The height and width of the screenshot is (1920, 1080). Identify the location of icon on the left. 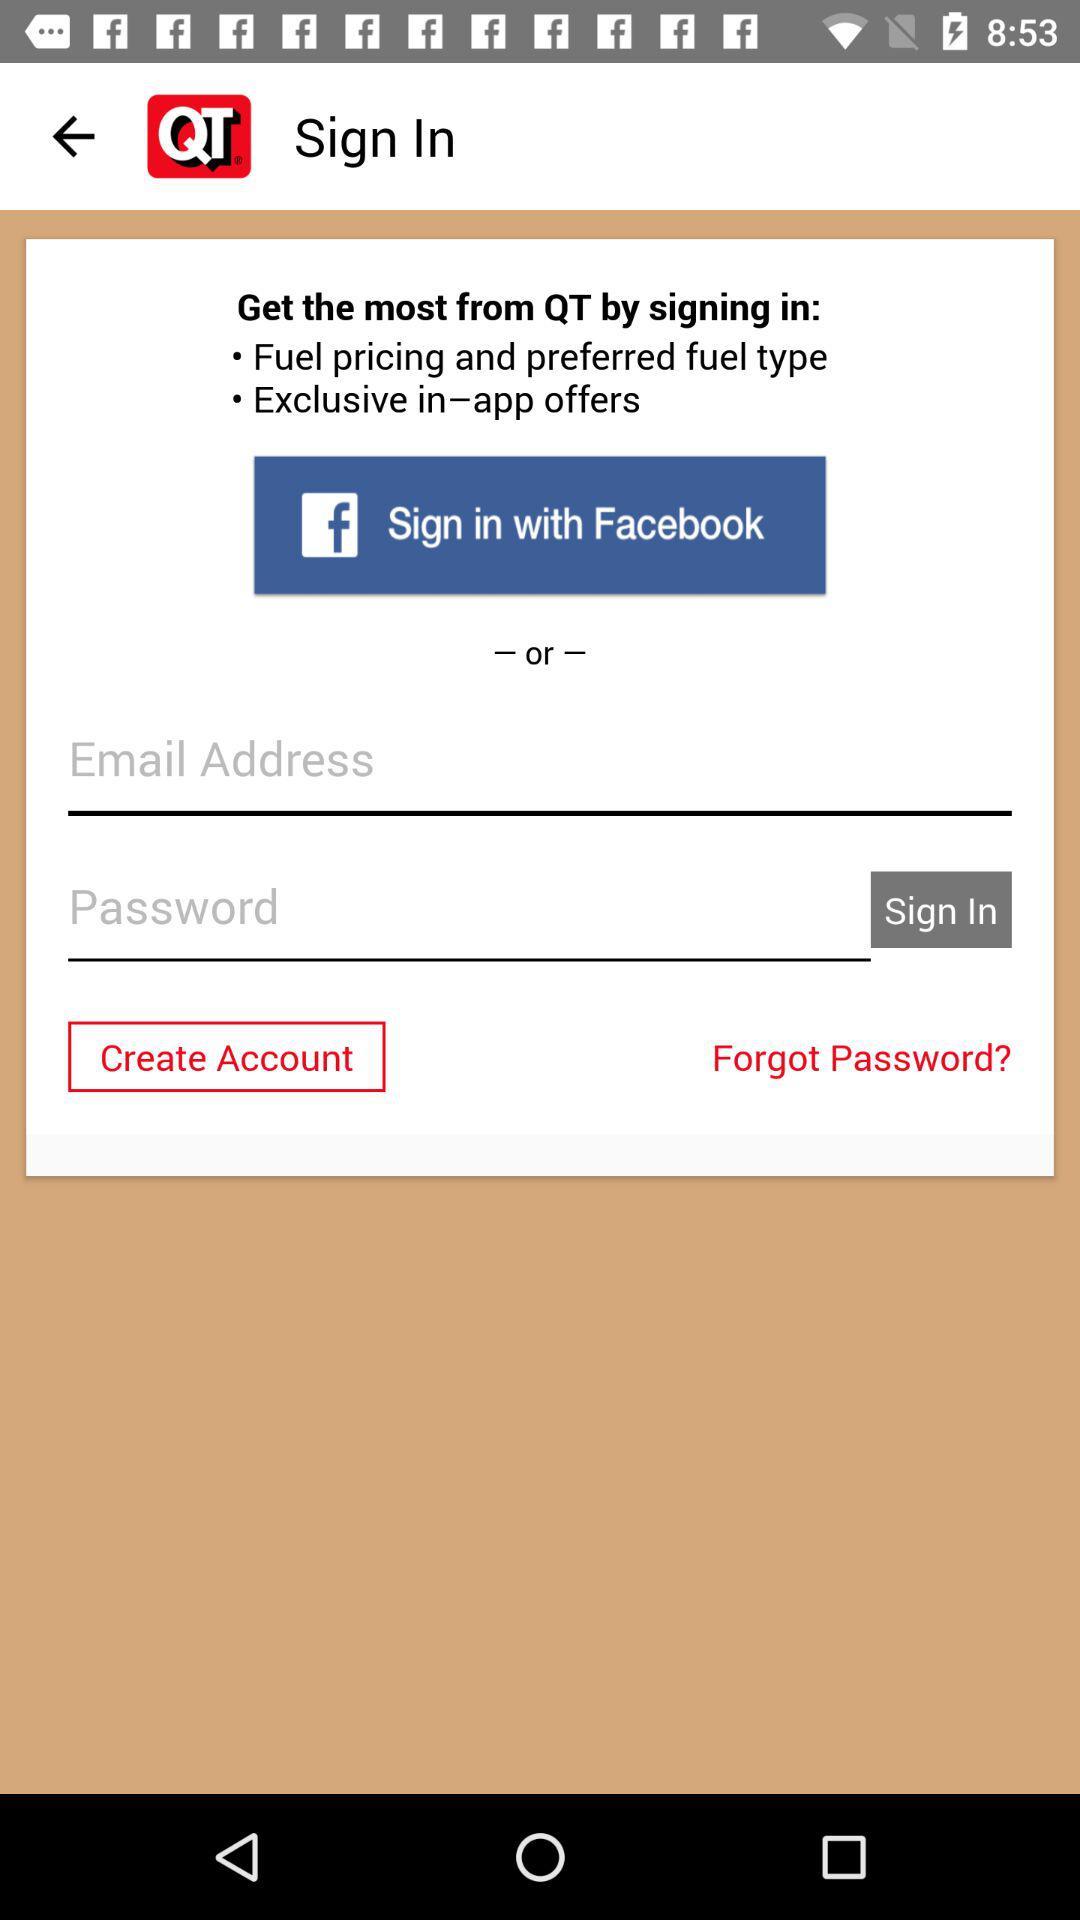
(225, 1055).